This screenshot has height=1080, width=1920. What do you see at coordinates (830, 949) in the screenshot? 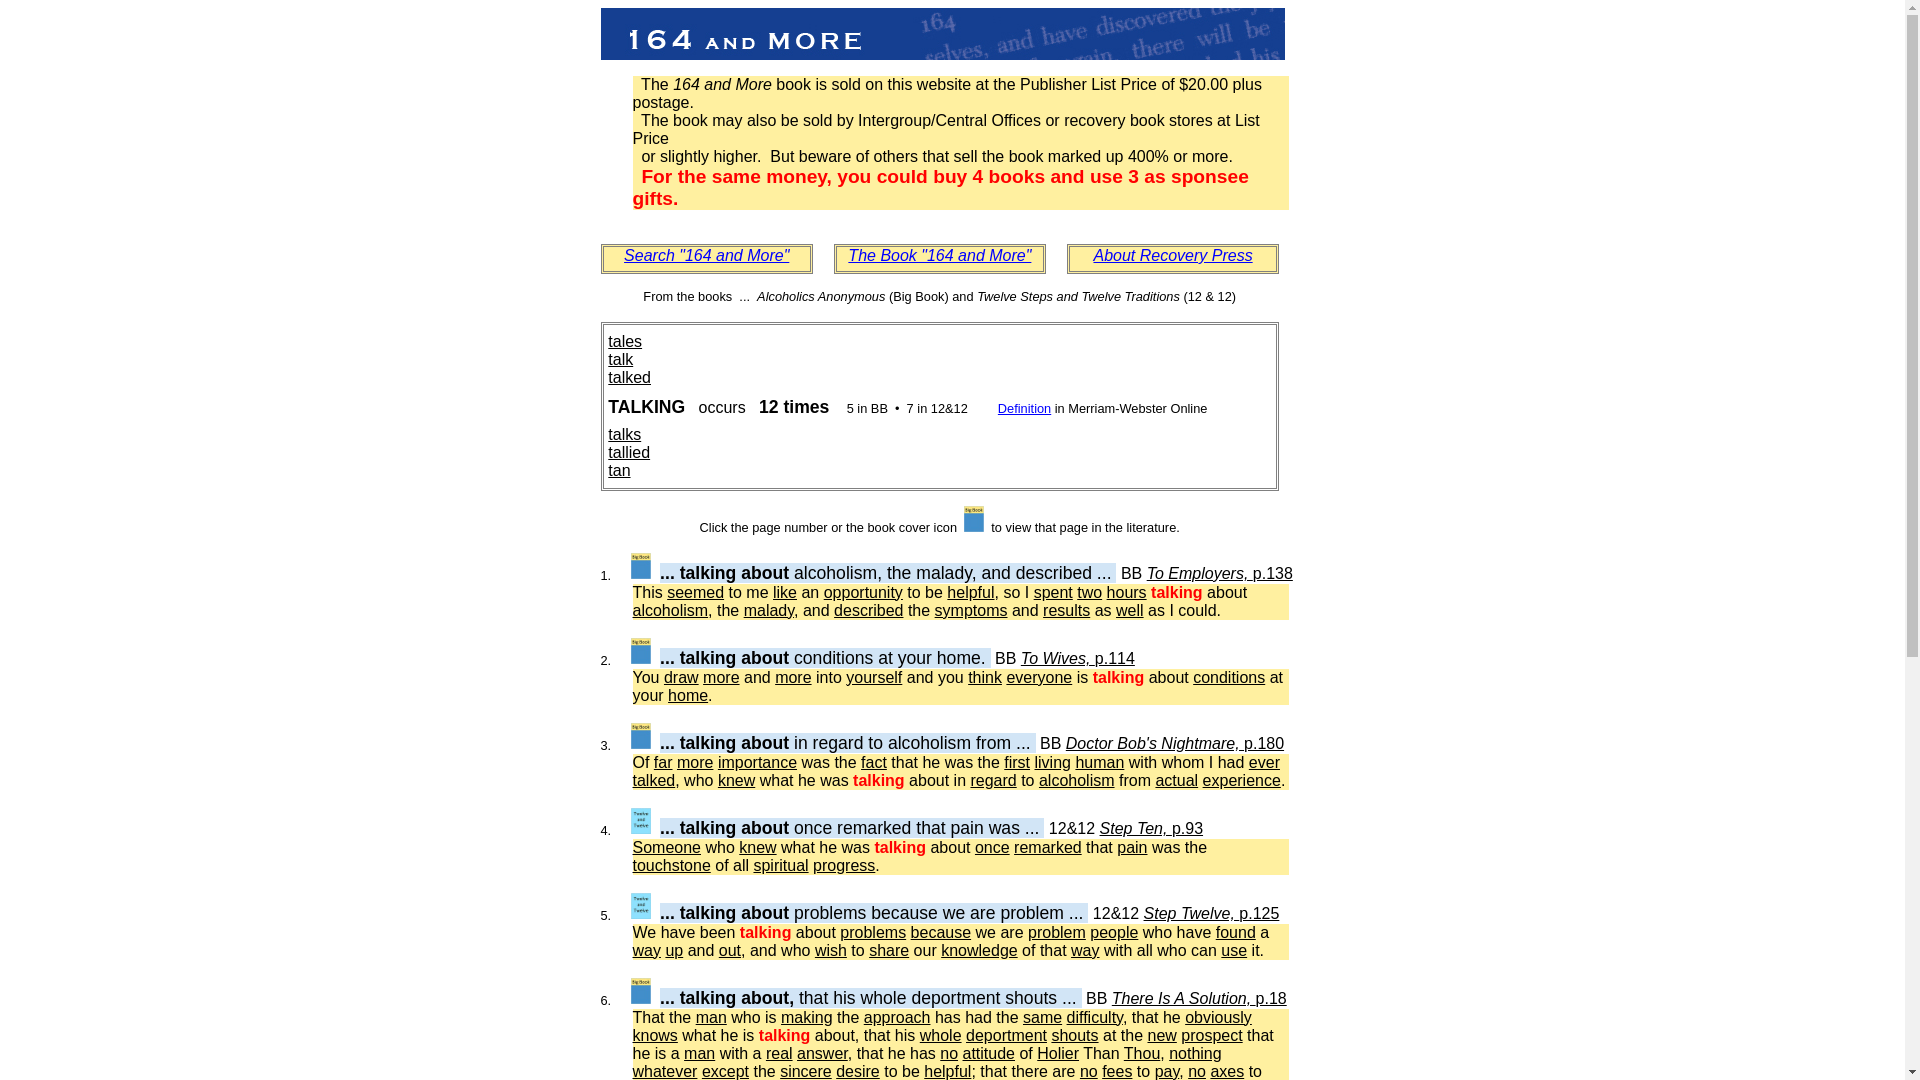
I see `'wish'` at bounding box center [830, 949].